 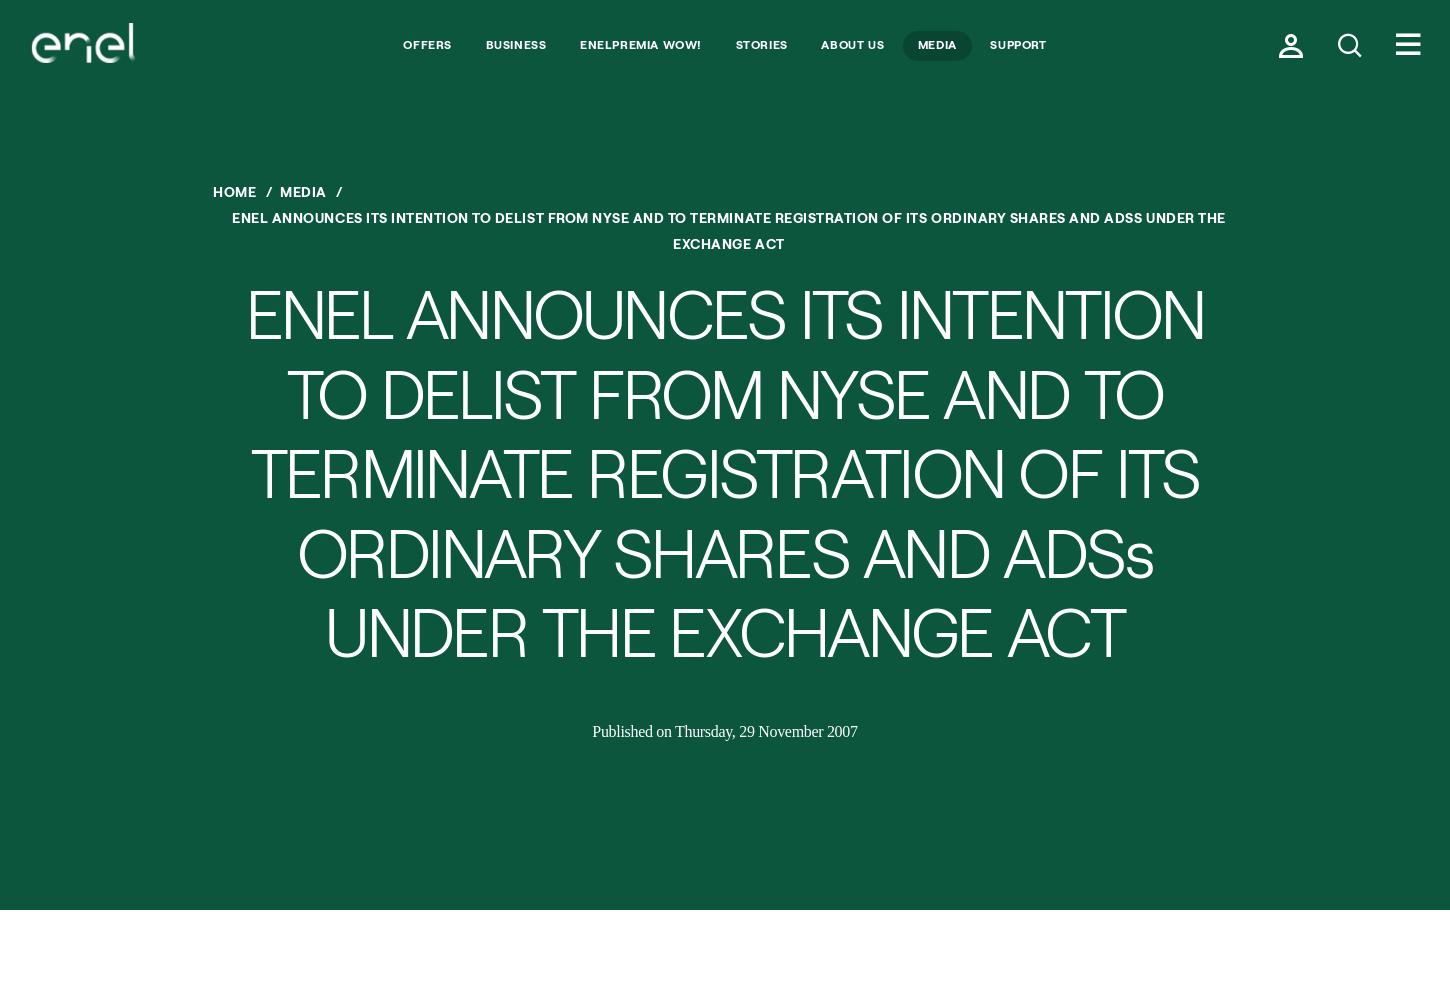 I want to click on 'Business', so click(x=515, y=42).